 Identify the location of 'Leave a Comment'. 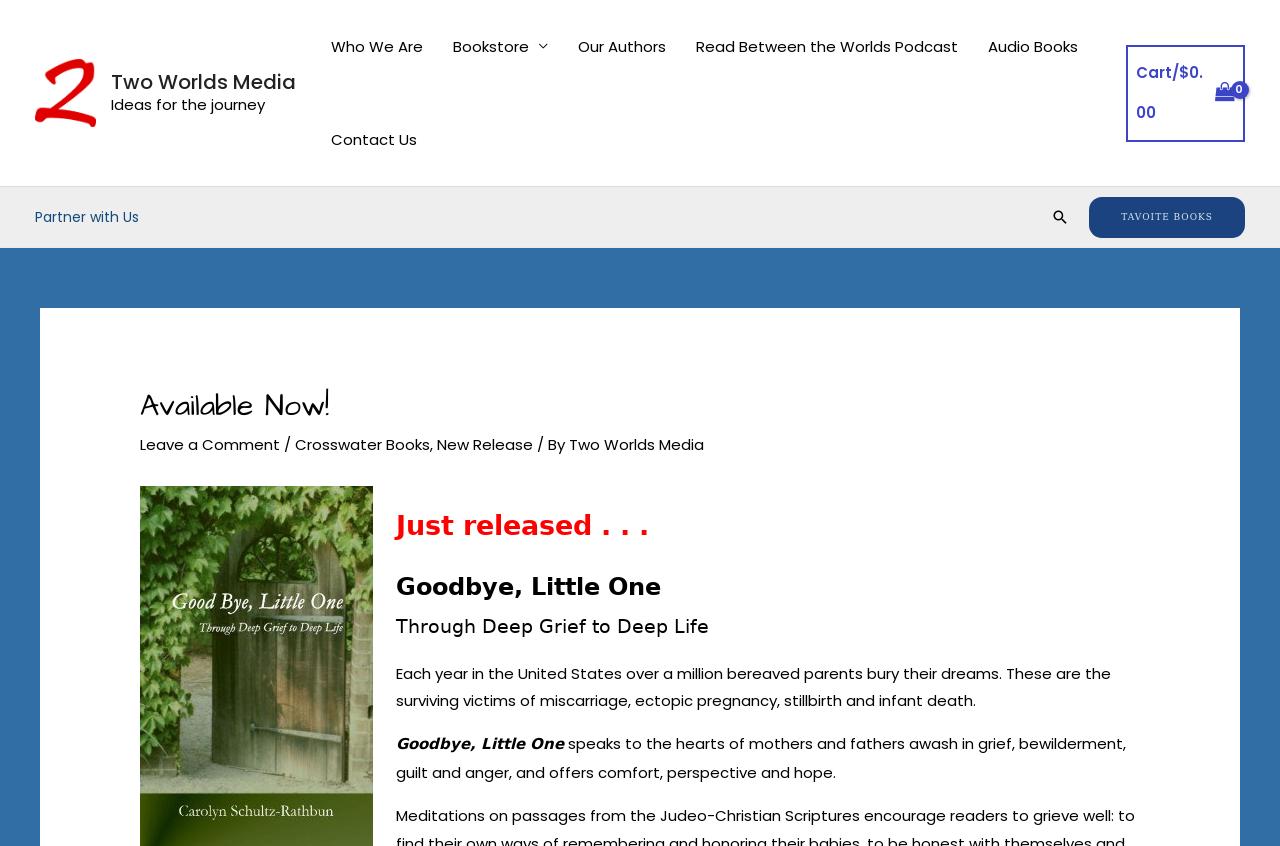
(139, 443).